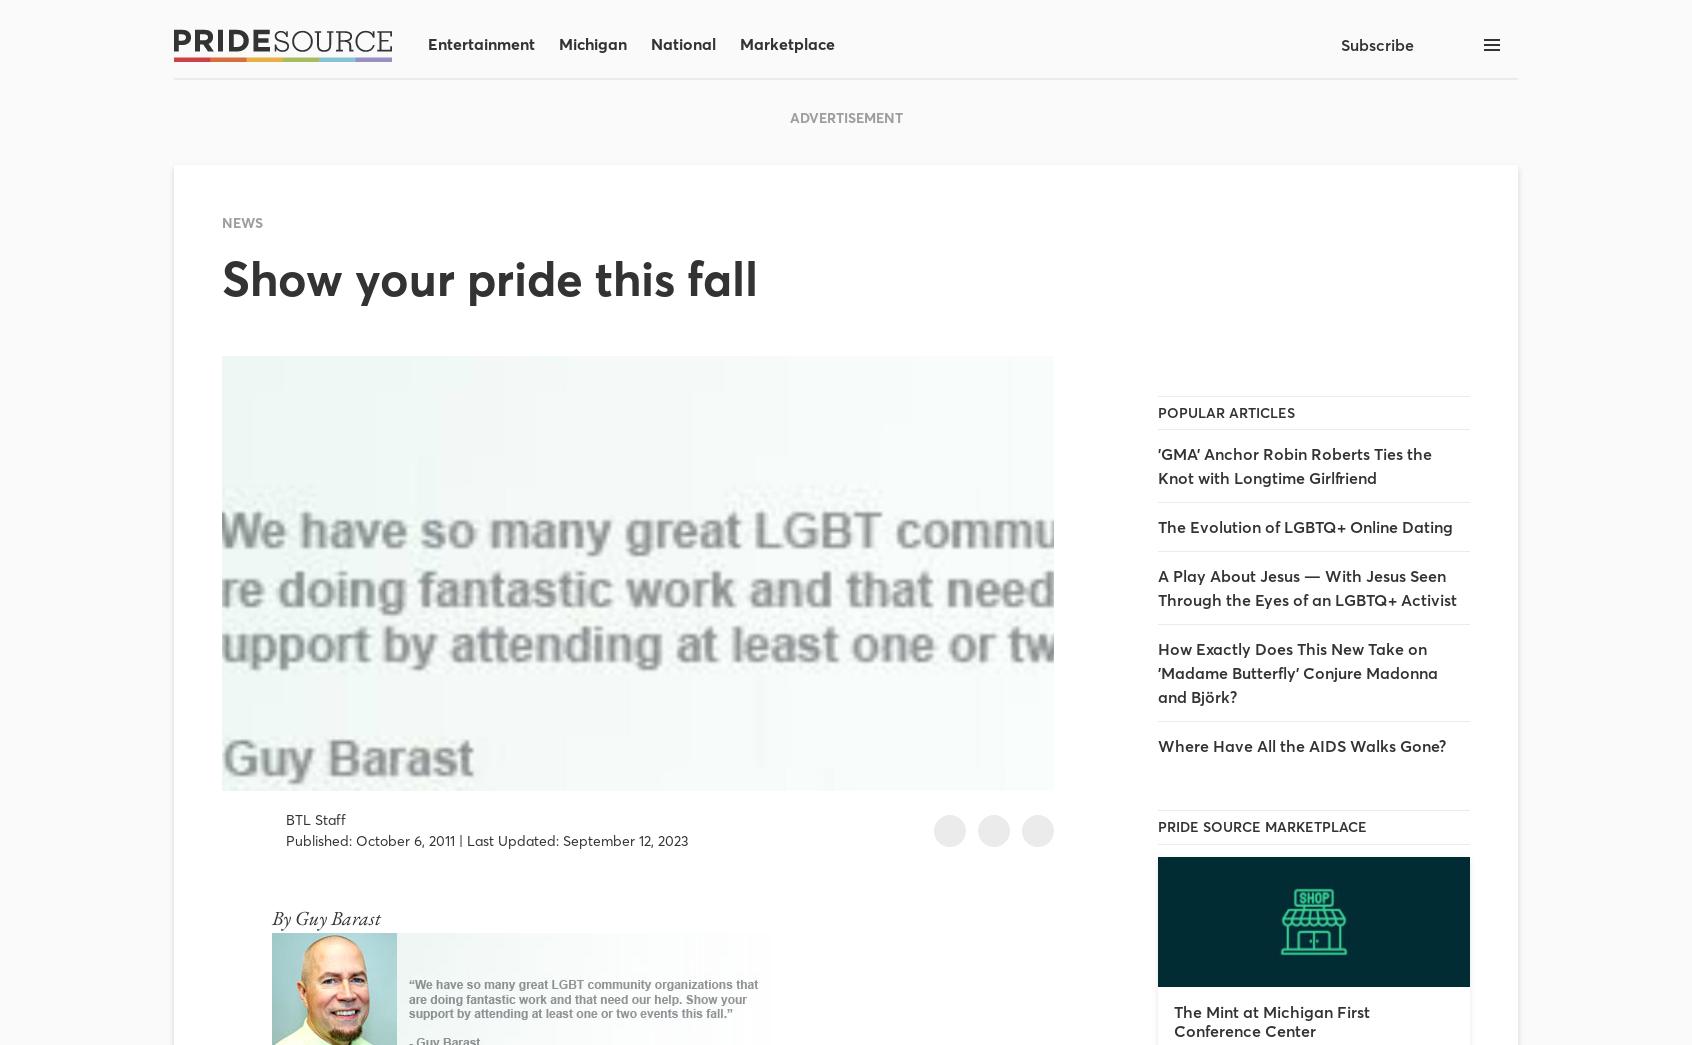 This screenshot has height=1045, width=1692. What do you see at coordinates (270, 144) in the screenshot?
I see `'Michigan'` at bounding box center [270, 144].